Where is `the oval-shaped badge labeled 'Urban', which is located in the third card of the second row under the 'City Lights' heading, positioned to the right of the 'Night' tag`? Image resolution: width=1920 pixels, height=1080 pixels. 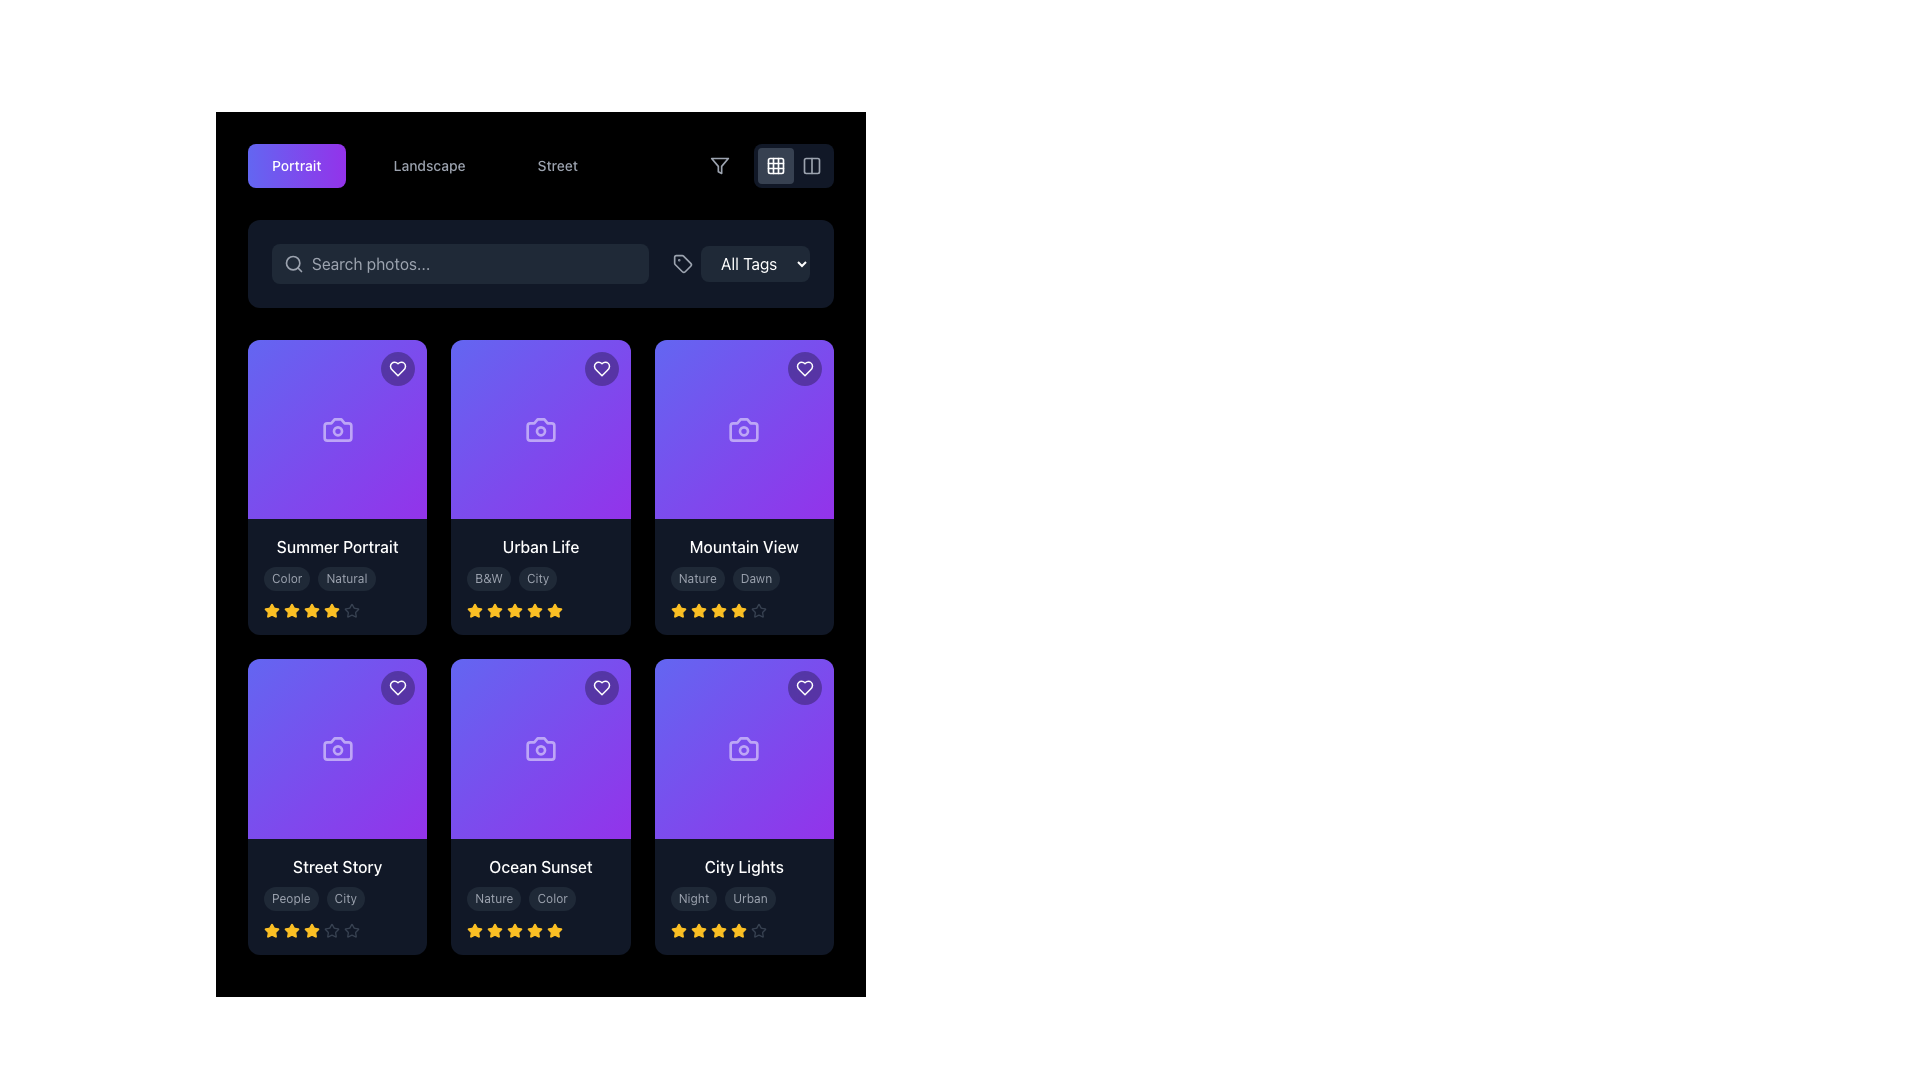
the oval-shaped badge labeled 'Urban', which is located in the third card of the second row under the 'City Lights' heading, positioned to the right of the 'Night' tag is located at coordinates (749, 897).